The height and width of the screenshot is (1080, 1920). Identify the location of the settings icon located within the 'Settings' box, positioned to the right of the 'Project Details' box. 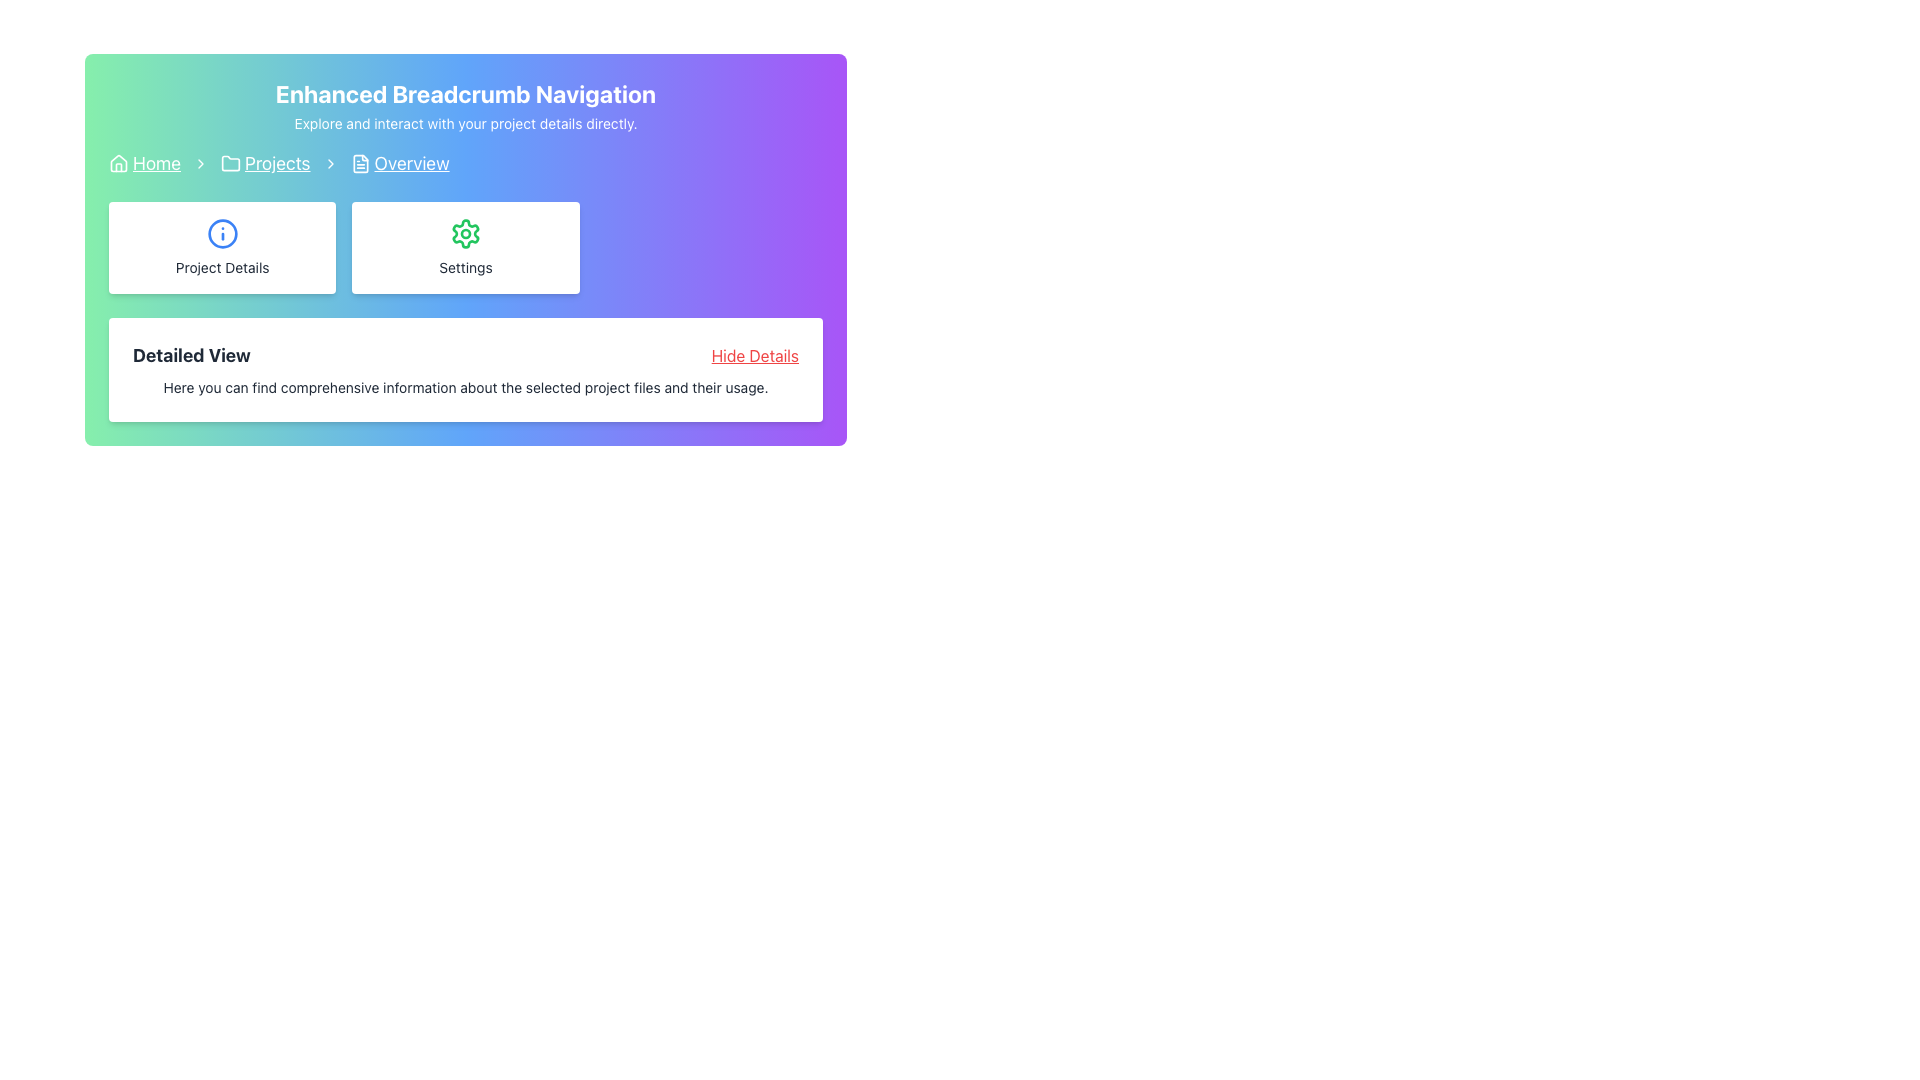
(464, 233).